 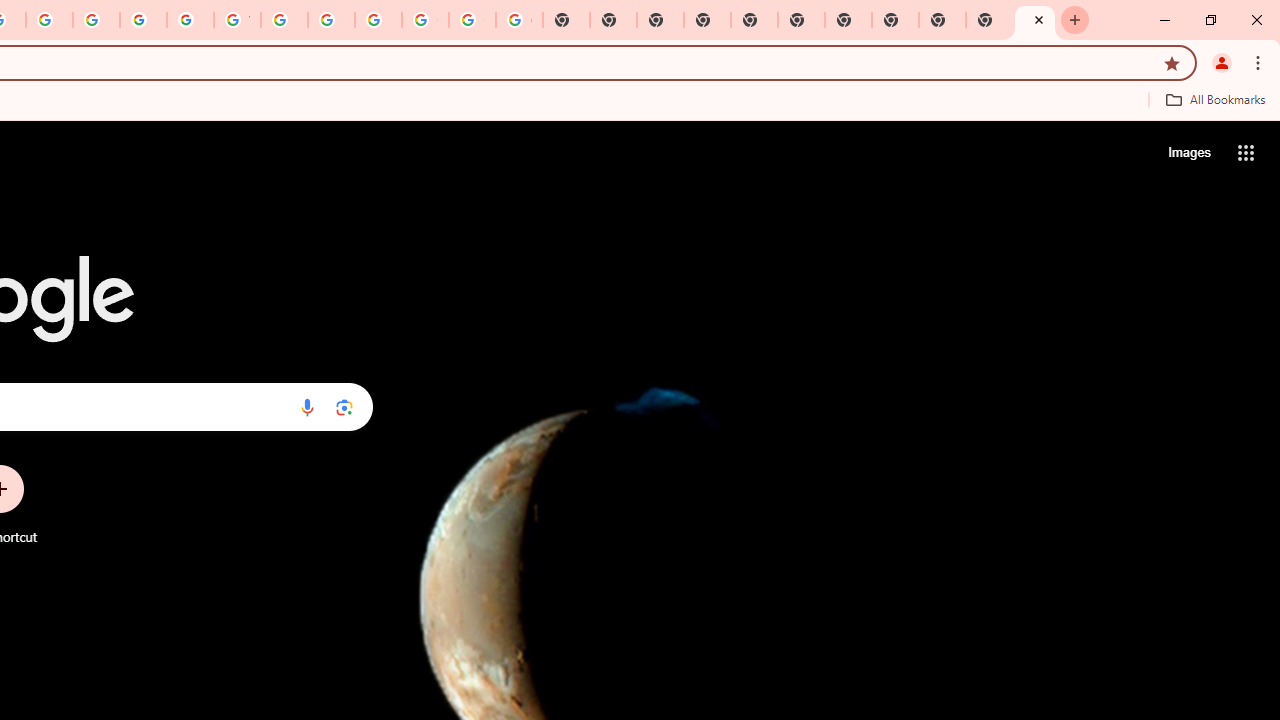 I want to click on 'Search by voice', so click(x=306, y=406).